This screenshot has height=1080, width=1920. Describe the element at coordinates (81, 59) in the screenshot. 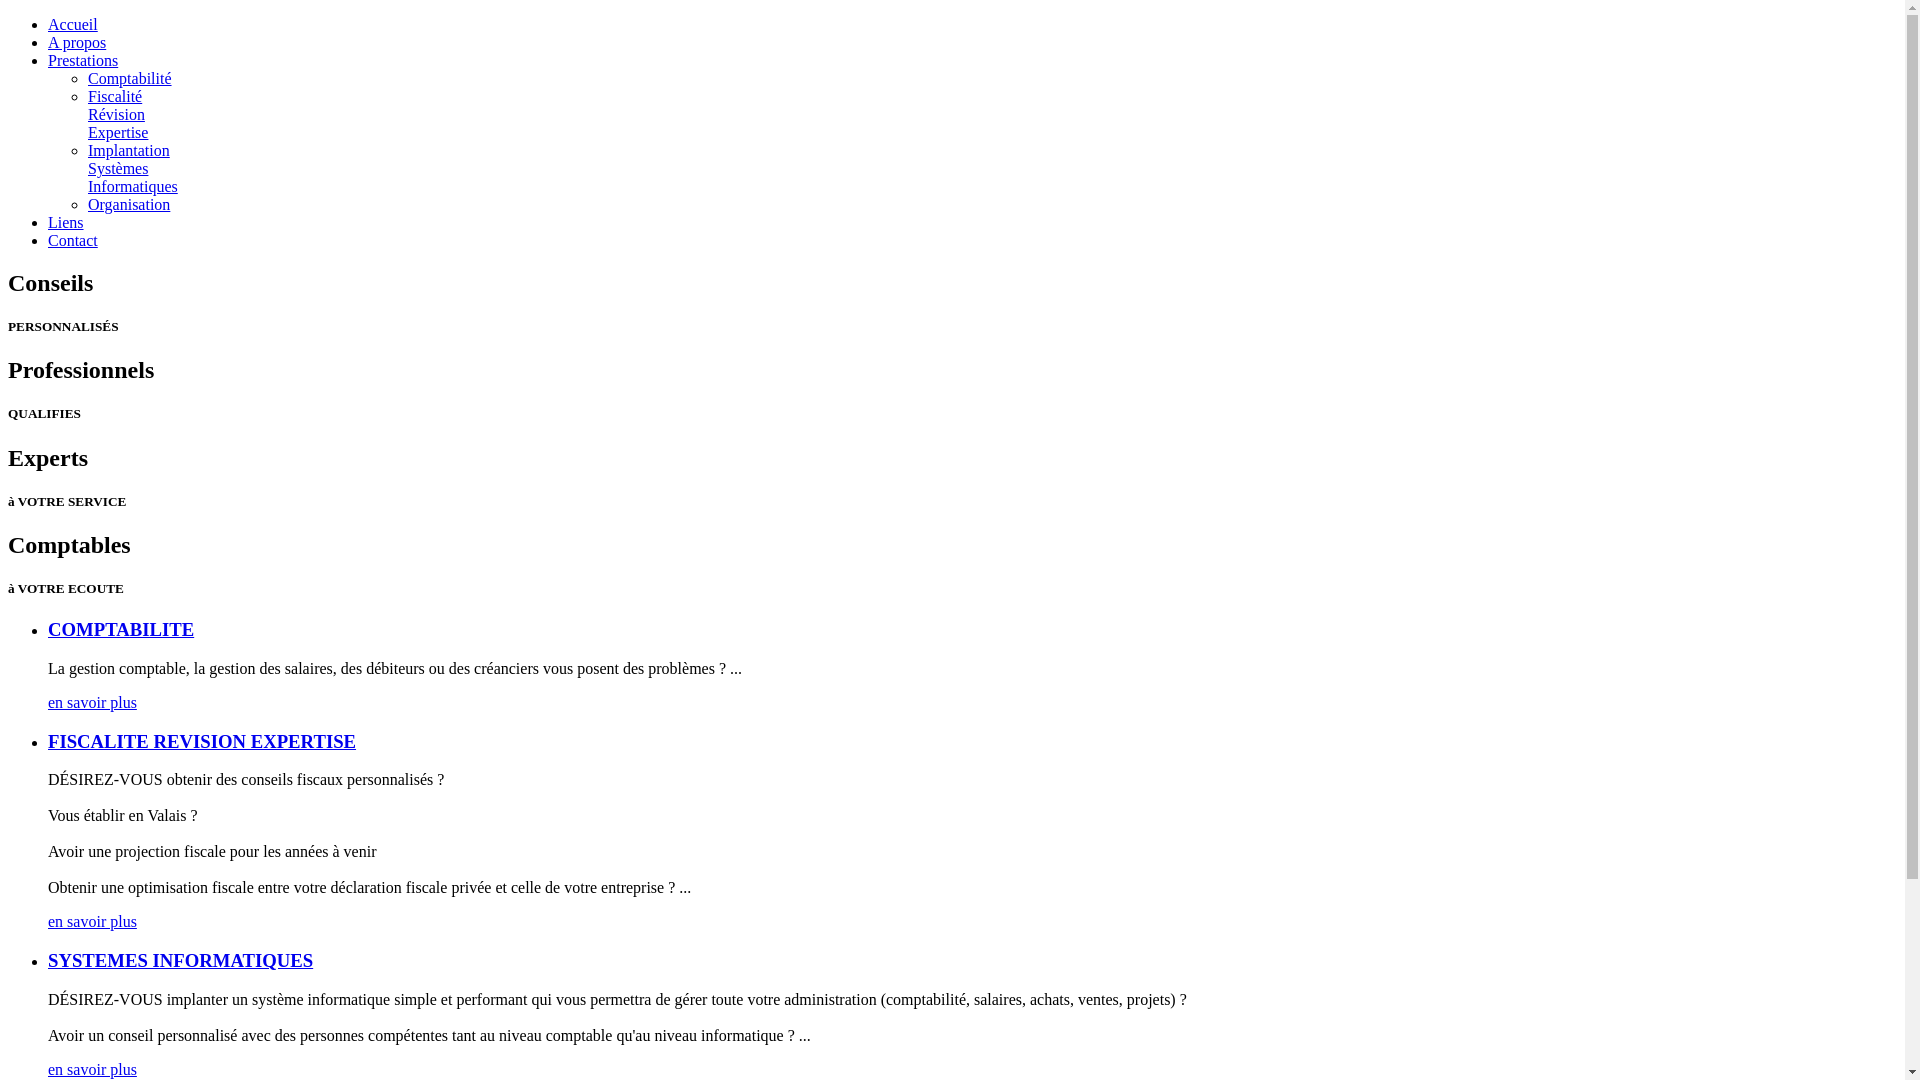

I see `'Prestations'` at that location.